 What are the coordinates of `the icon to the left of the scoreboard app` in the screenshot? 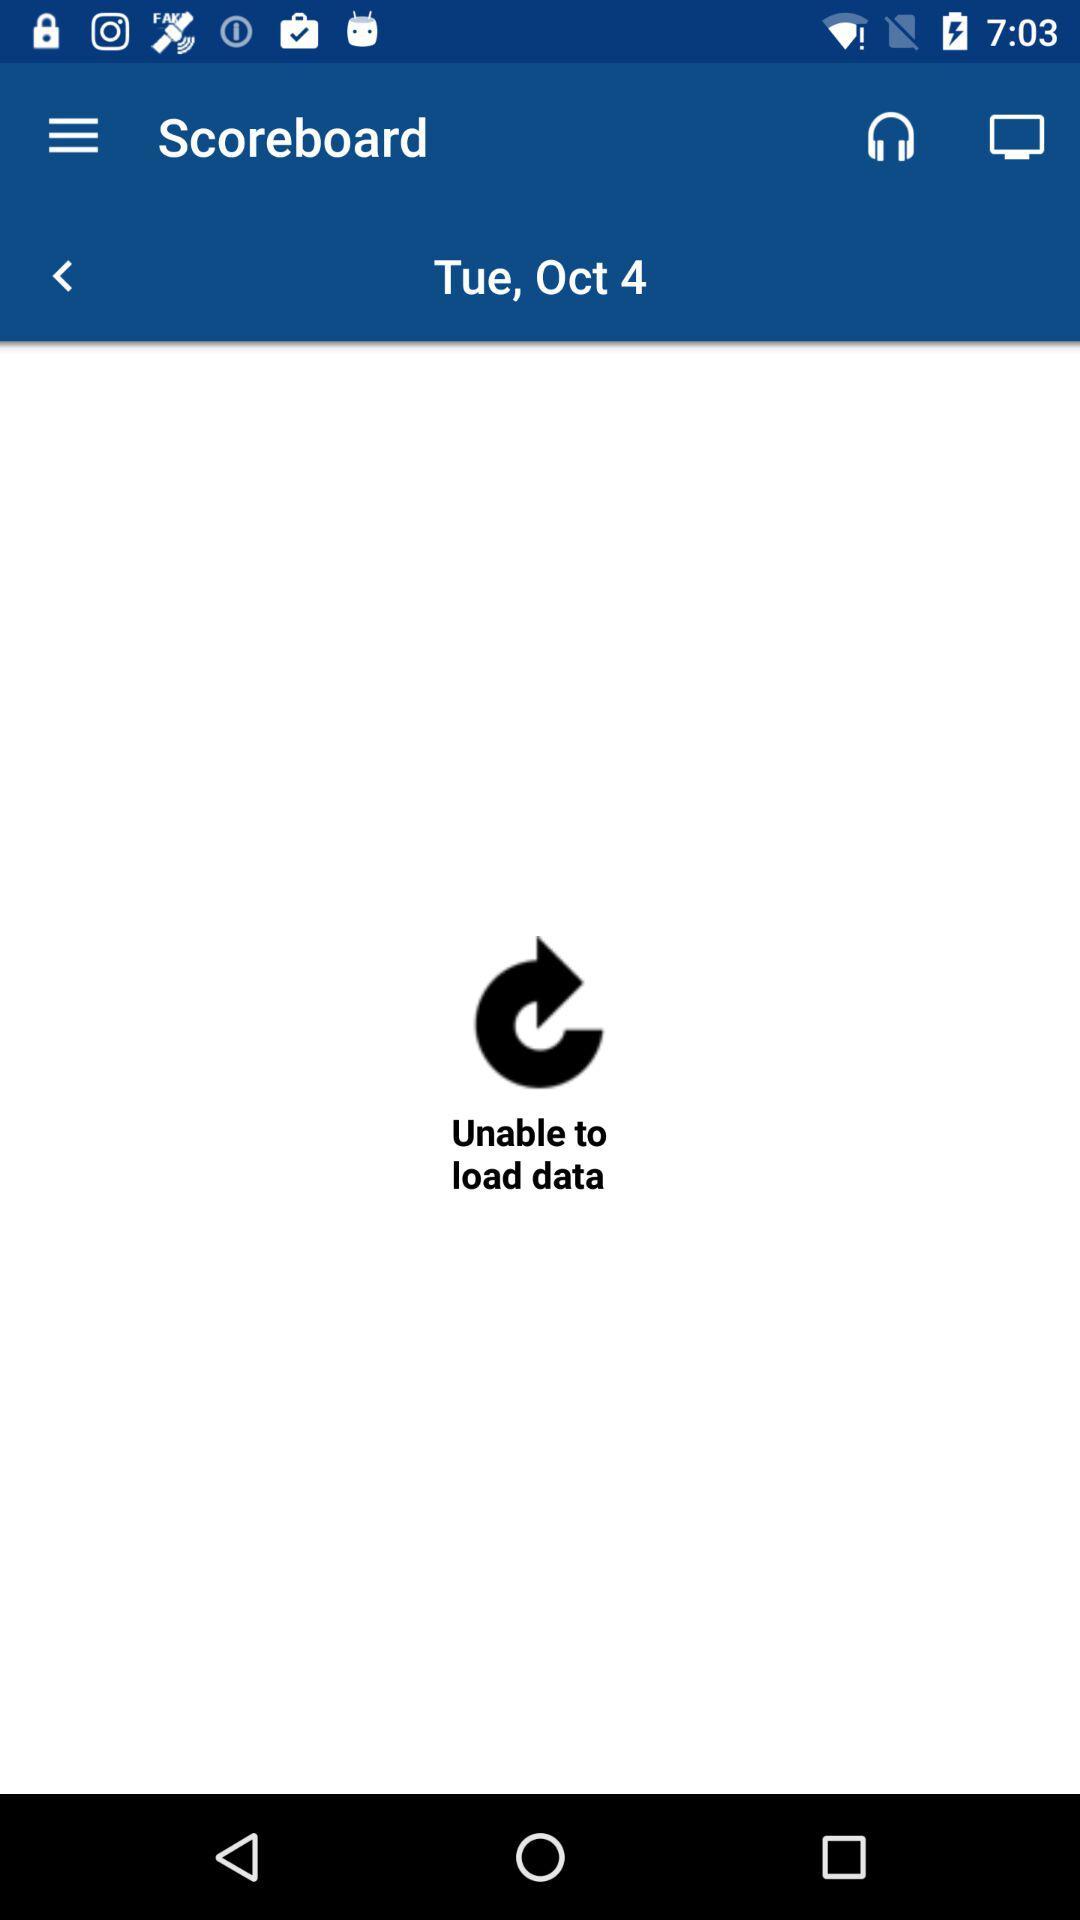 It's located at (72, 135).